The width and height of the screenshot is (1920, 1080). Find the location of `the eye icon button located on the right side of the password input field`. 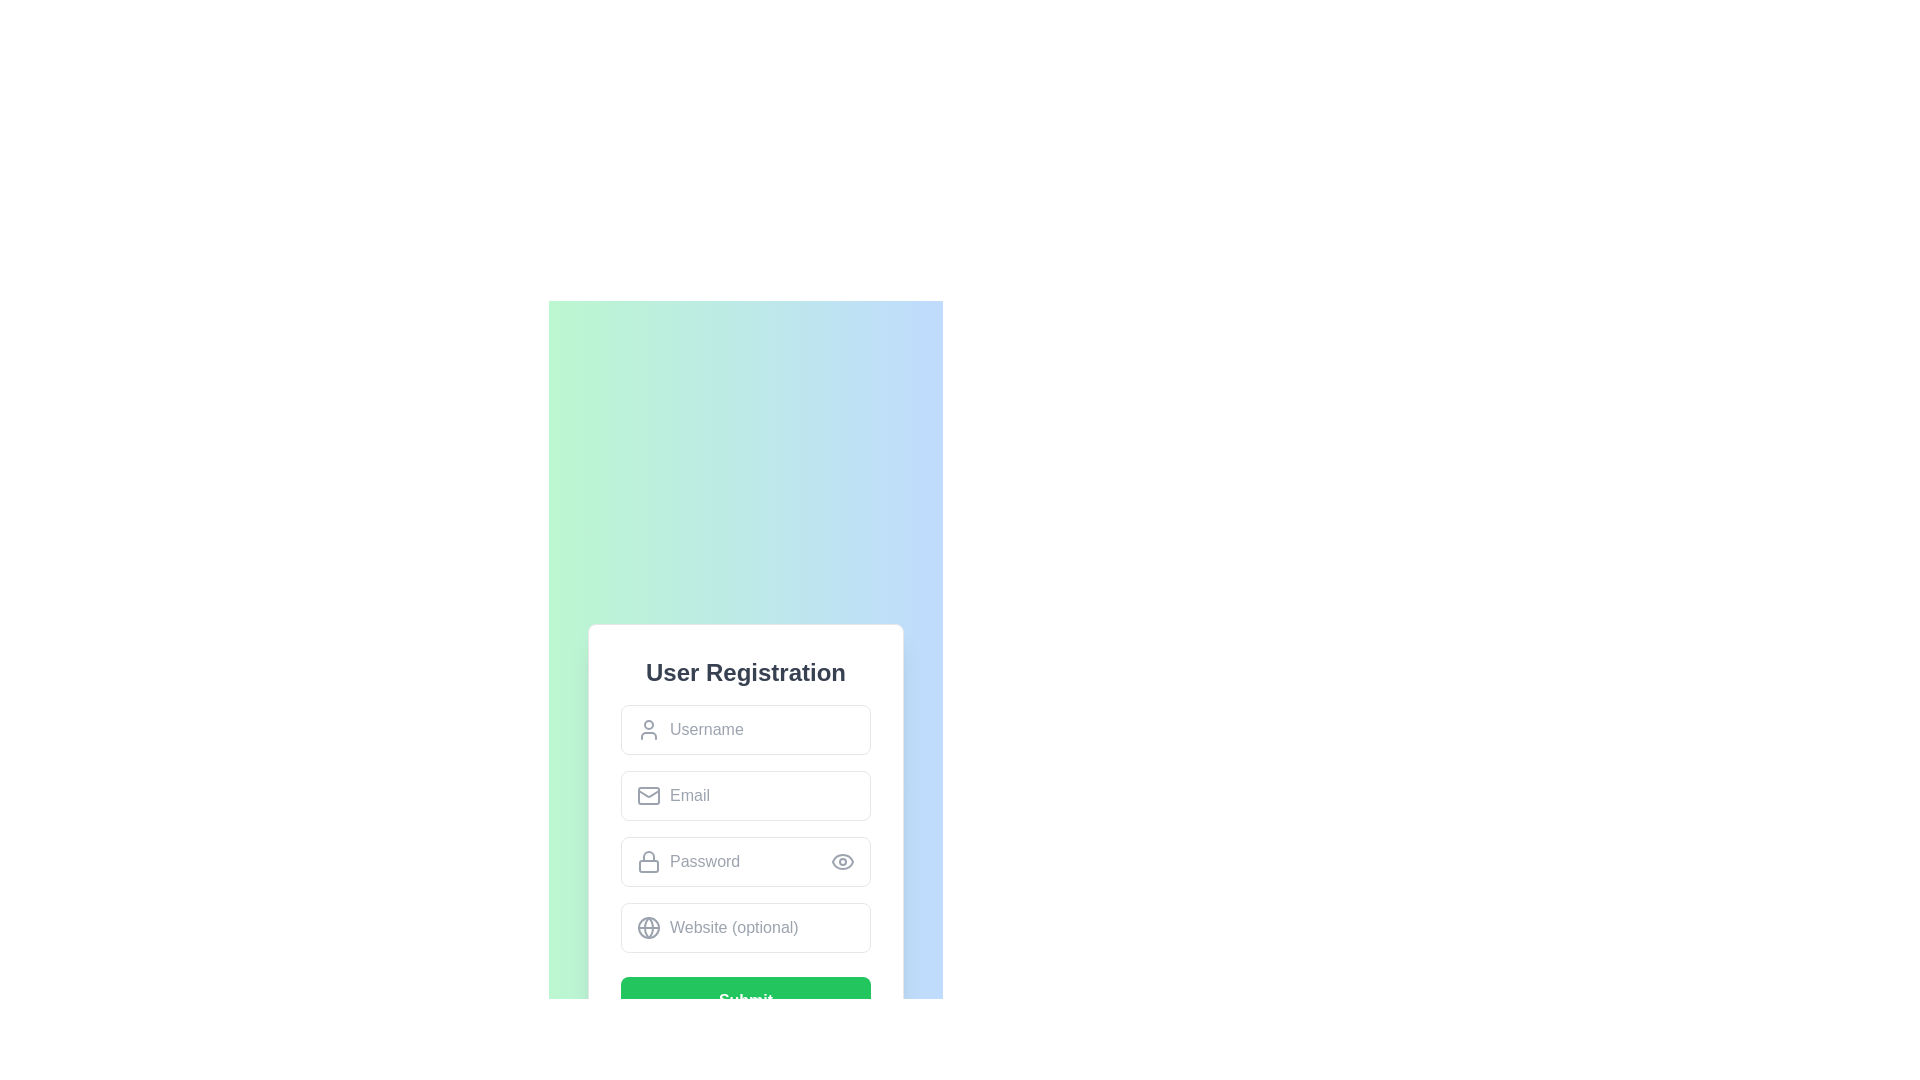

the eye icon button located on the right side of the password input field is located at coordinates (843, 860).